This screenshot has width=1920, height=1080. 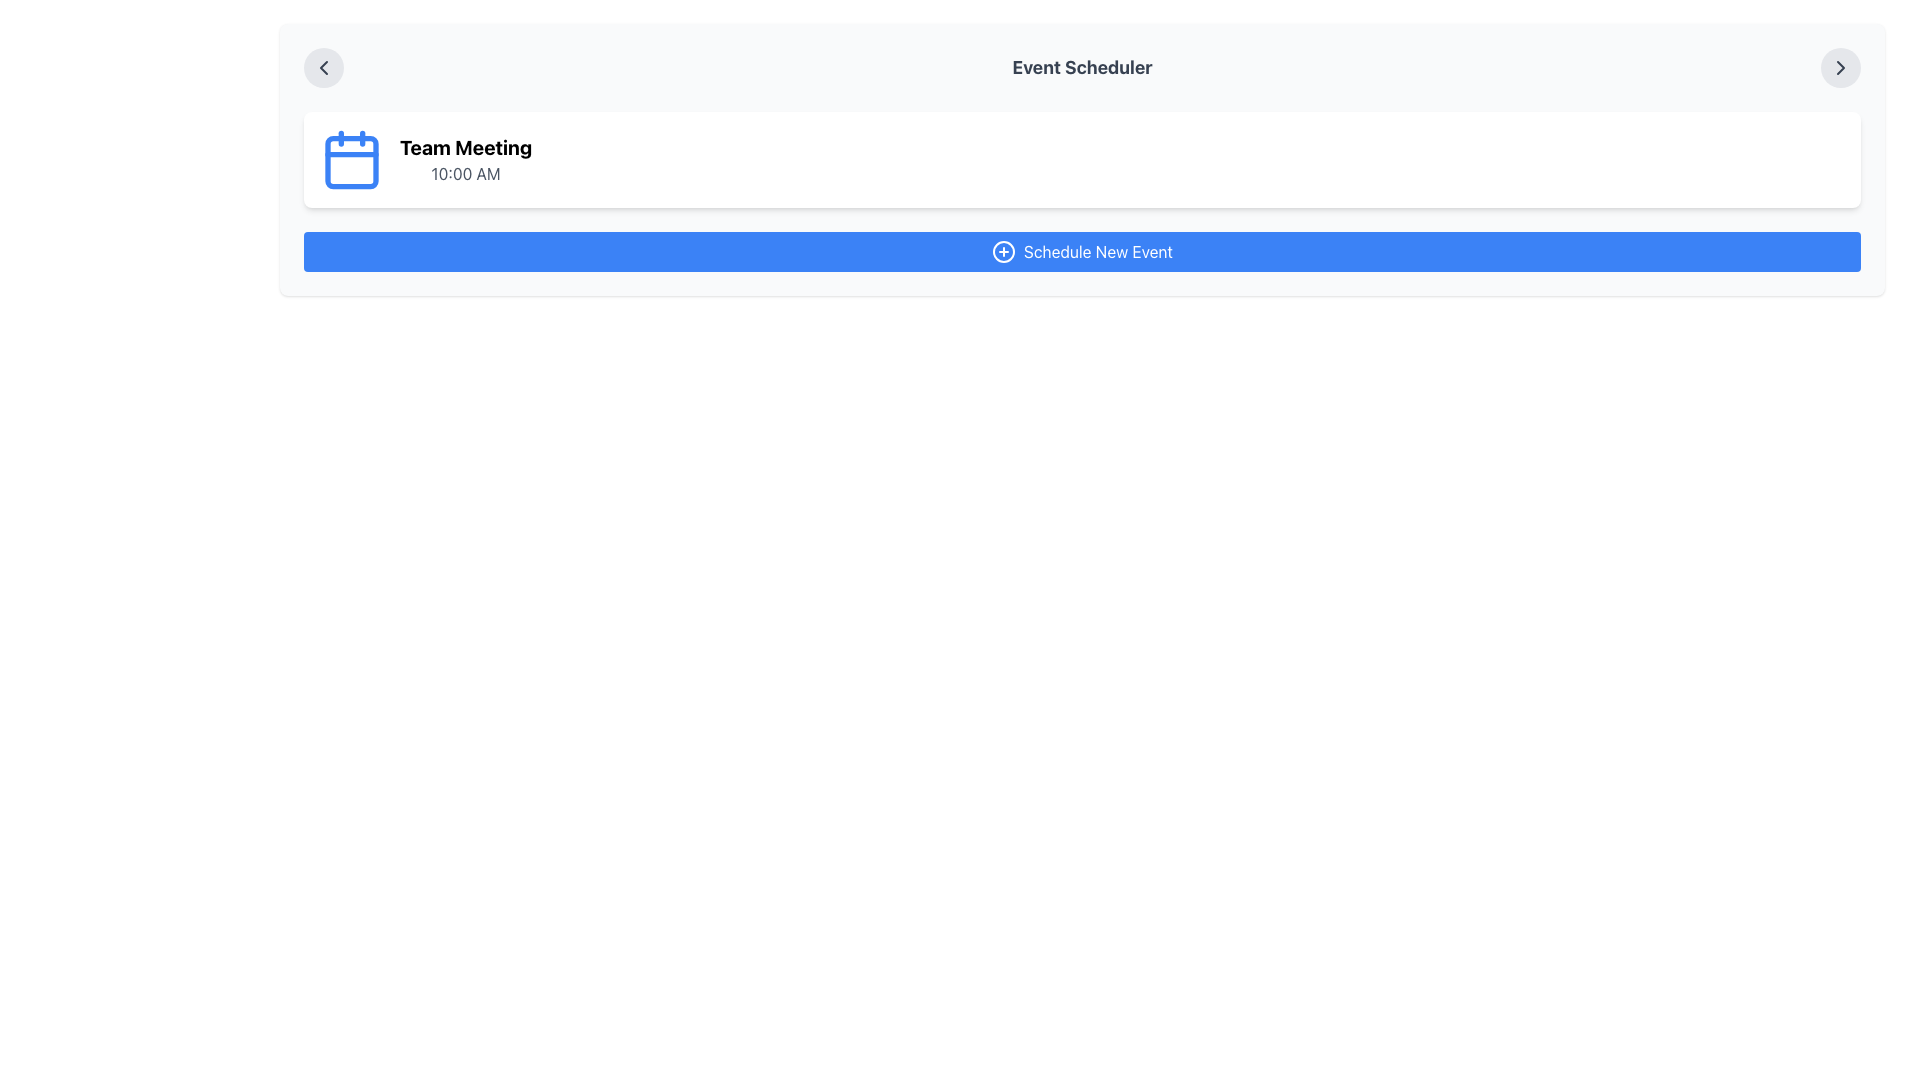 What do you see at coordinates (1081, 67) in the screenshot?
I see `the Static Text element displaying 'Event Scheduler' in bold, large, gray font, located in the header section, centered between two arrow icons` at bounding box center [1081, 67].